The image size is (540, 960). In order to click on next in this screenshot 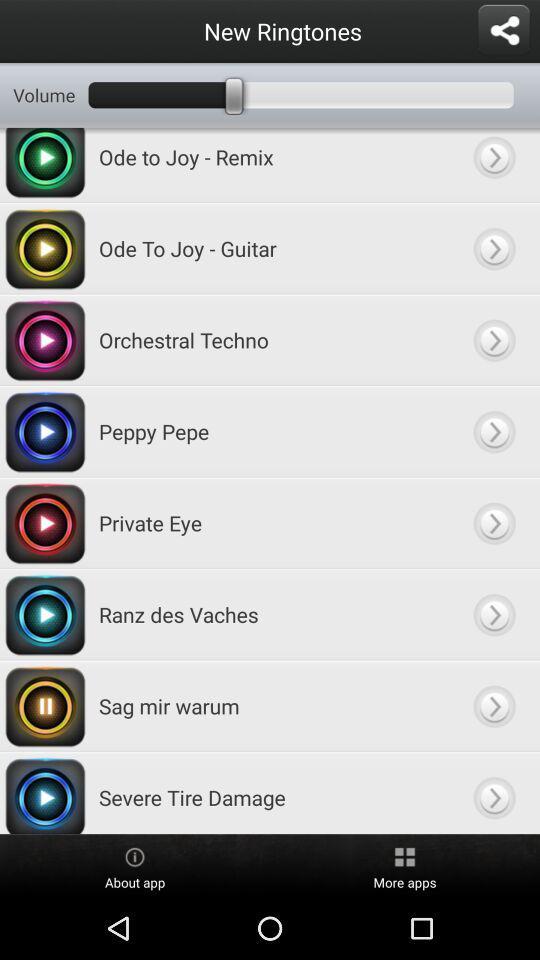, I will do `click(493, 793)`.